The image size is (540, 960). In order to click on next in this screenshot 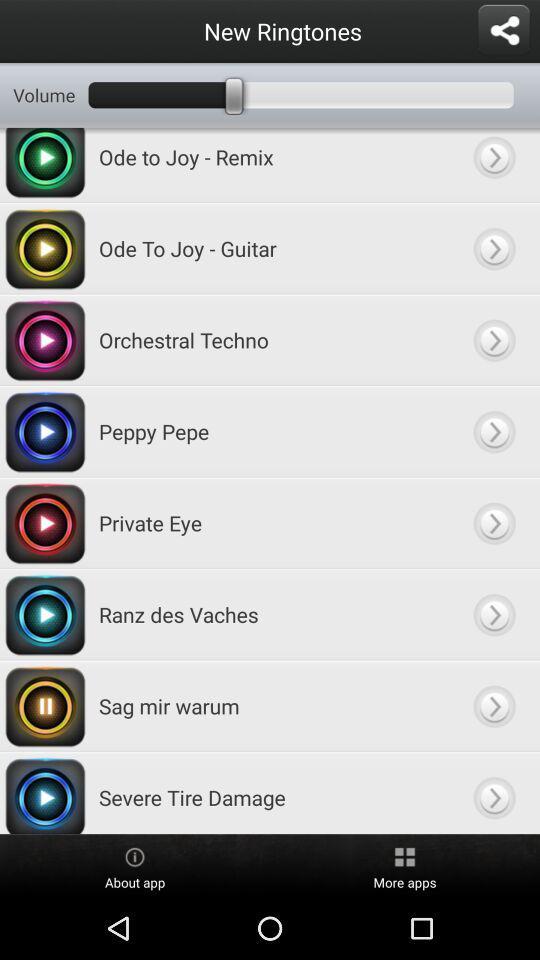, I will do `click(493, 793)`.